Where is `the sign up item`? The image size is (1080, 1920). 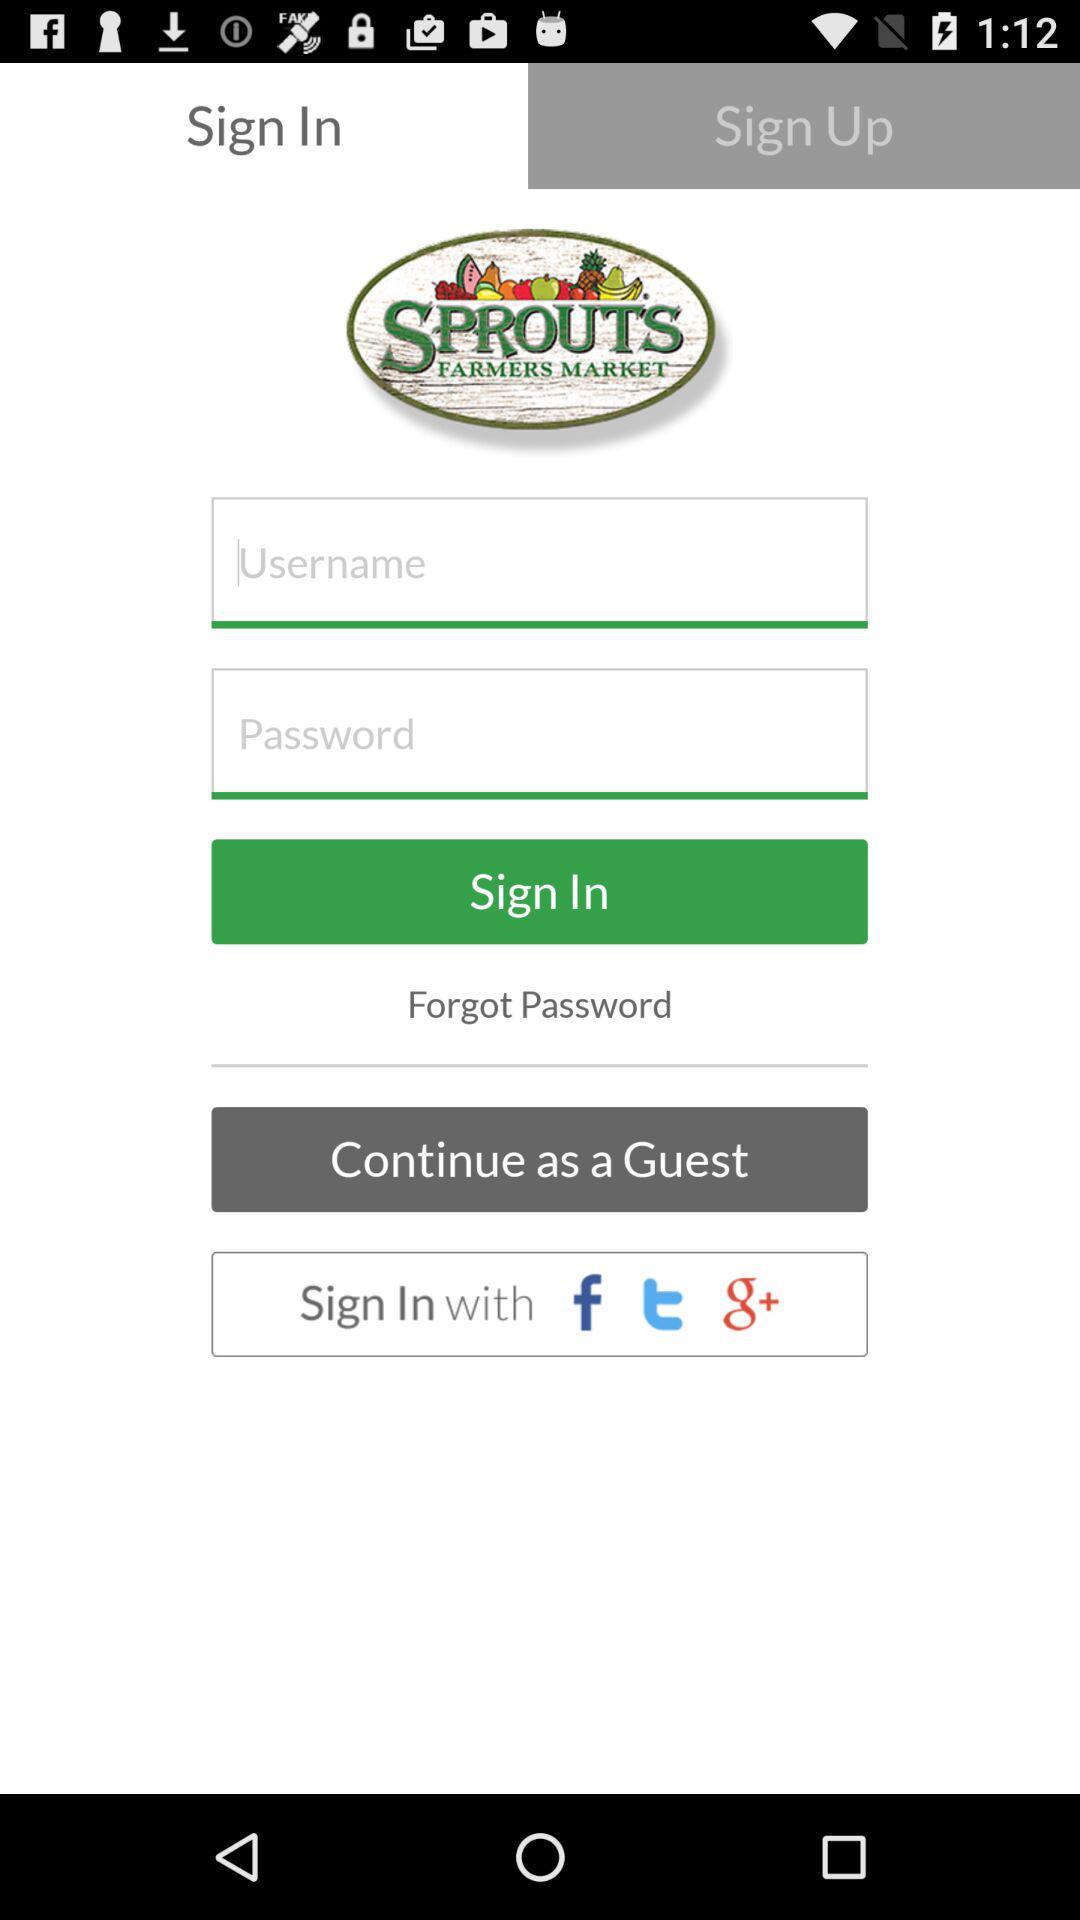 the sign up item is located at coordinates (802, 124).